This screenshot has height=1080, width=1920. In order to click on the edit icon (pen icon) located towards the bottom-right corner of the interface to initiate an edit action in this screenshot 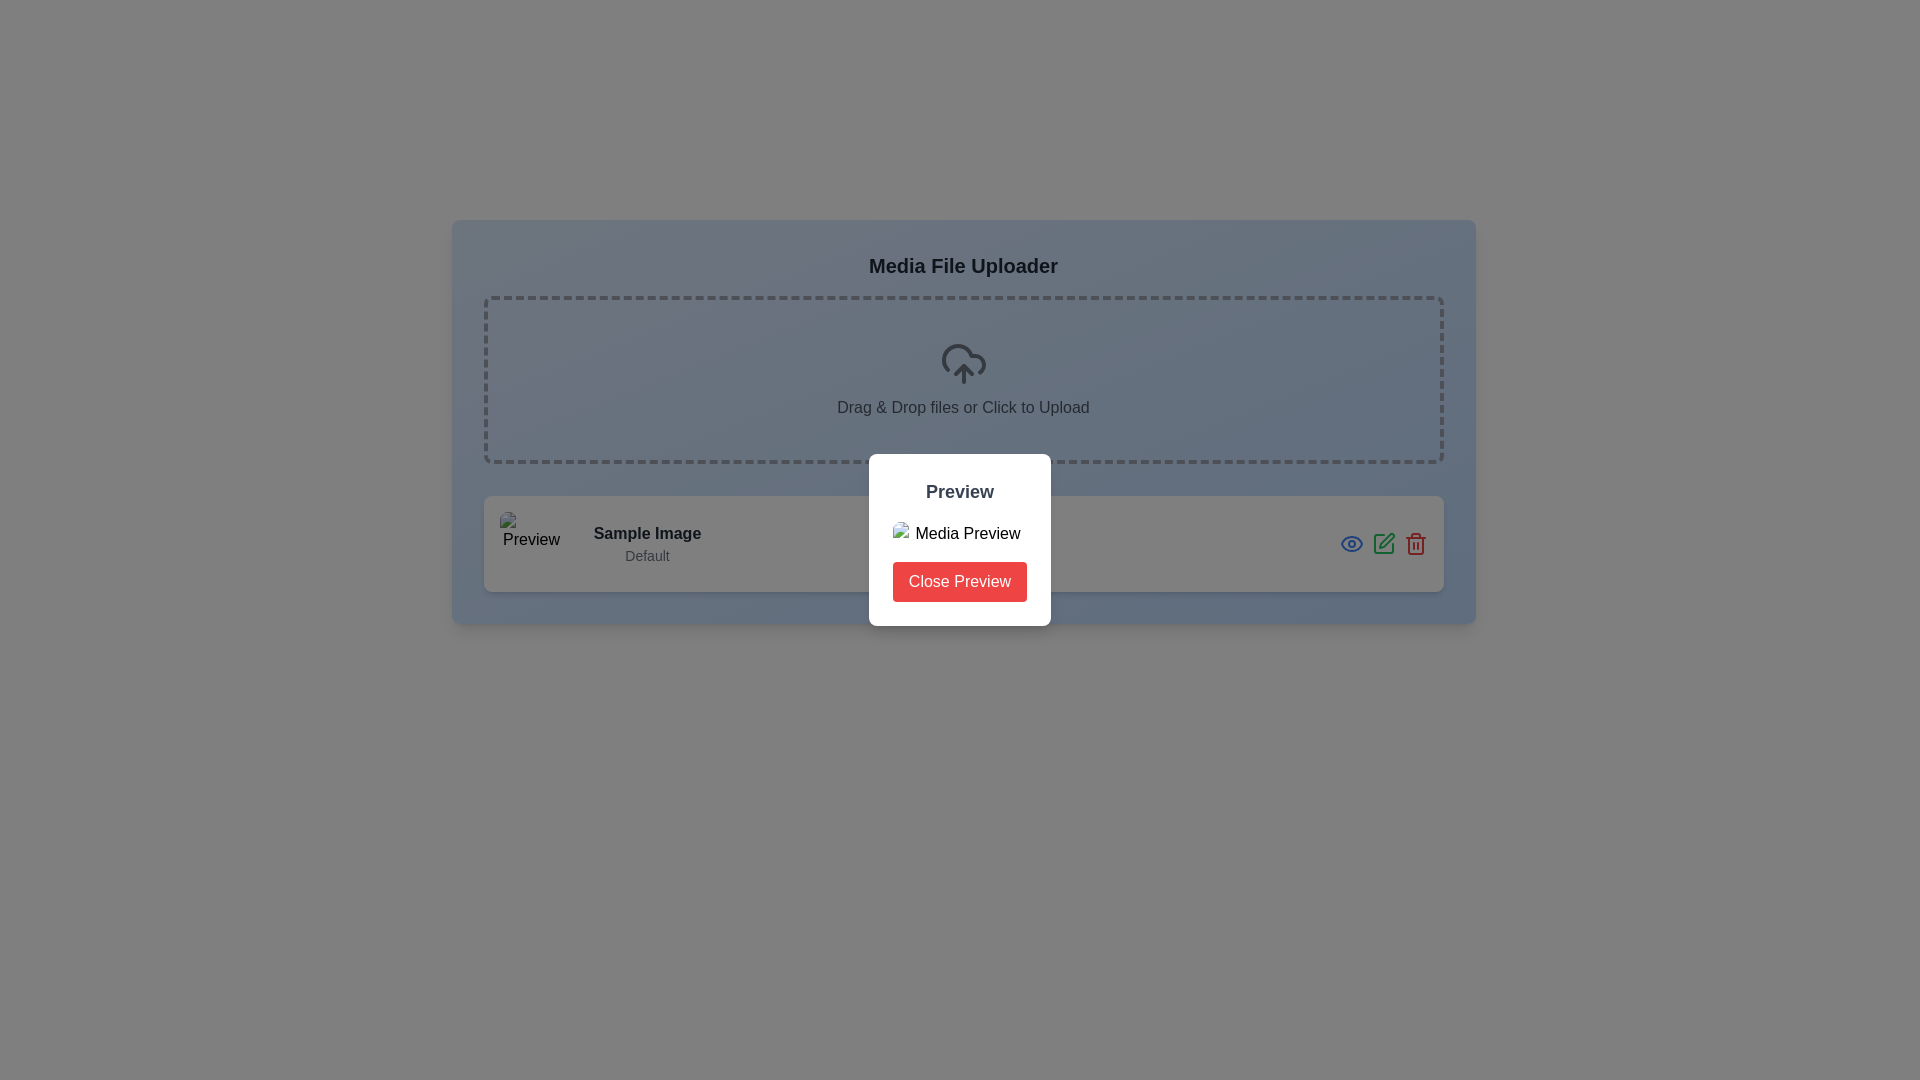, I will do `click(1385, 540)`.